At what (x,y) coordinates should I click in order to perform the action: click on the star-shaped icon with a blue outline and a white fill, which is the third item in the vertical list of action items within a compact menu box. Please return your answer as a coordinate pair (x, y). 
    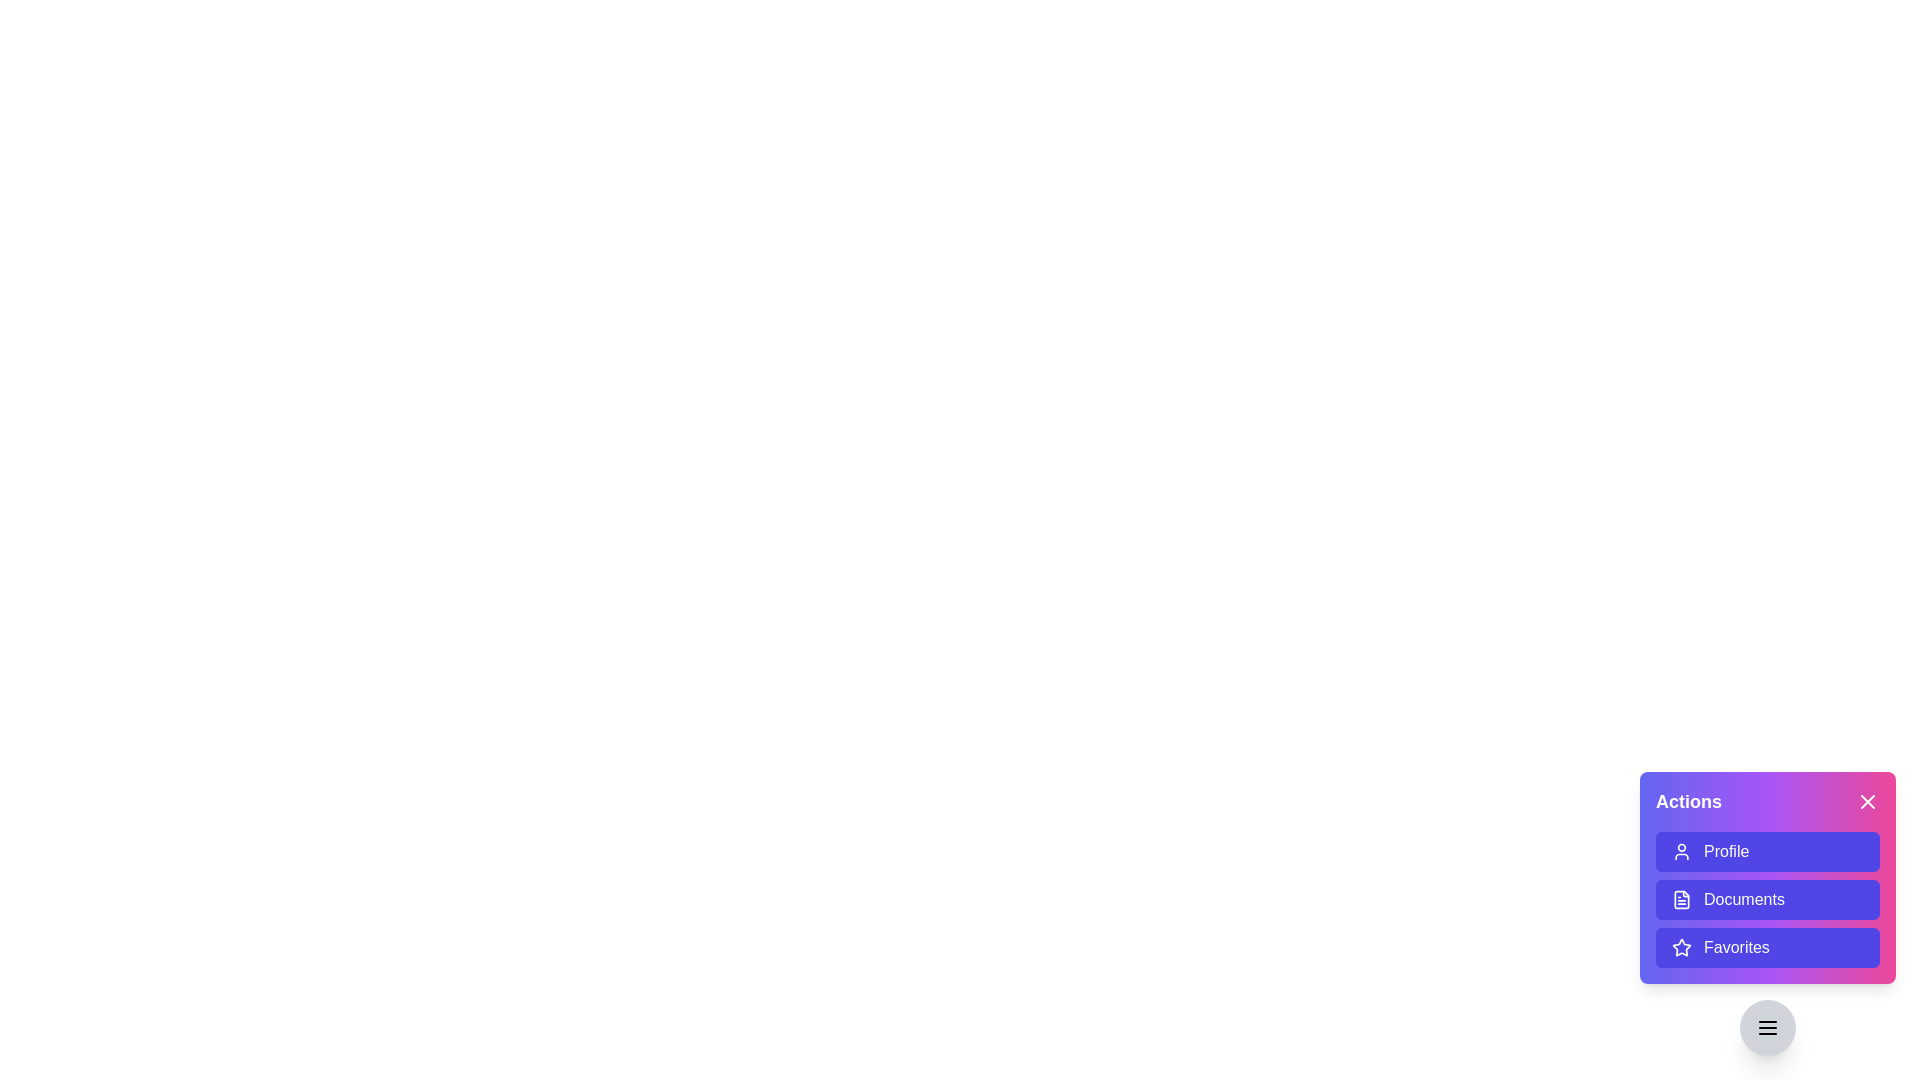
    Looking at the image, I should click on (1680, 946).